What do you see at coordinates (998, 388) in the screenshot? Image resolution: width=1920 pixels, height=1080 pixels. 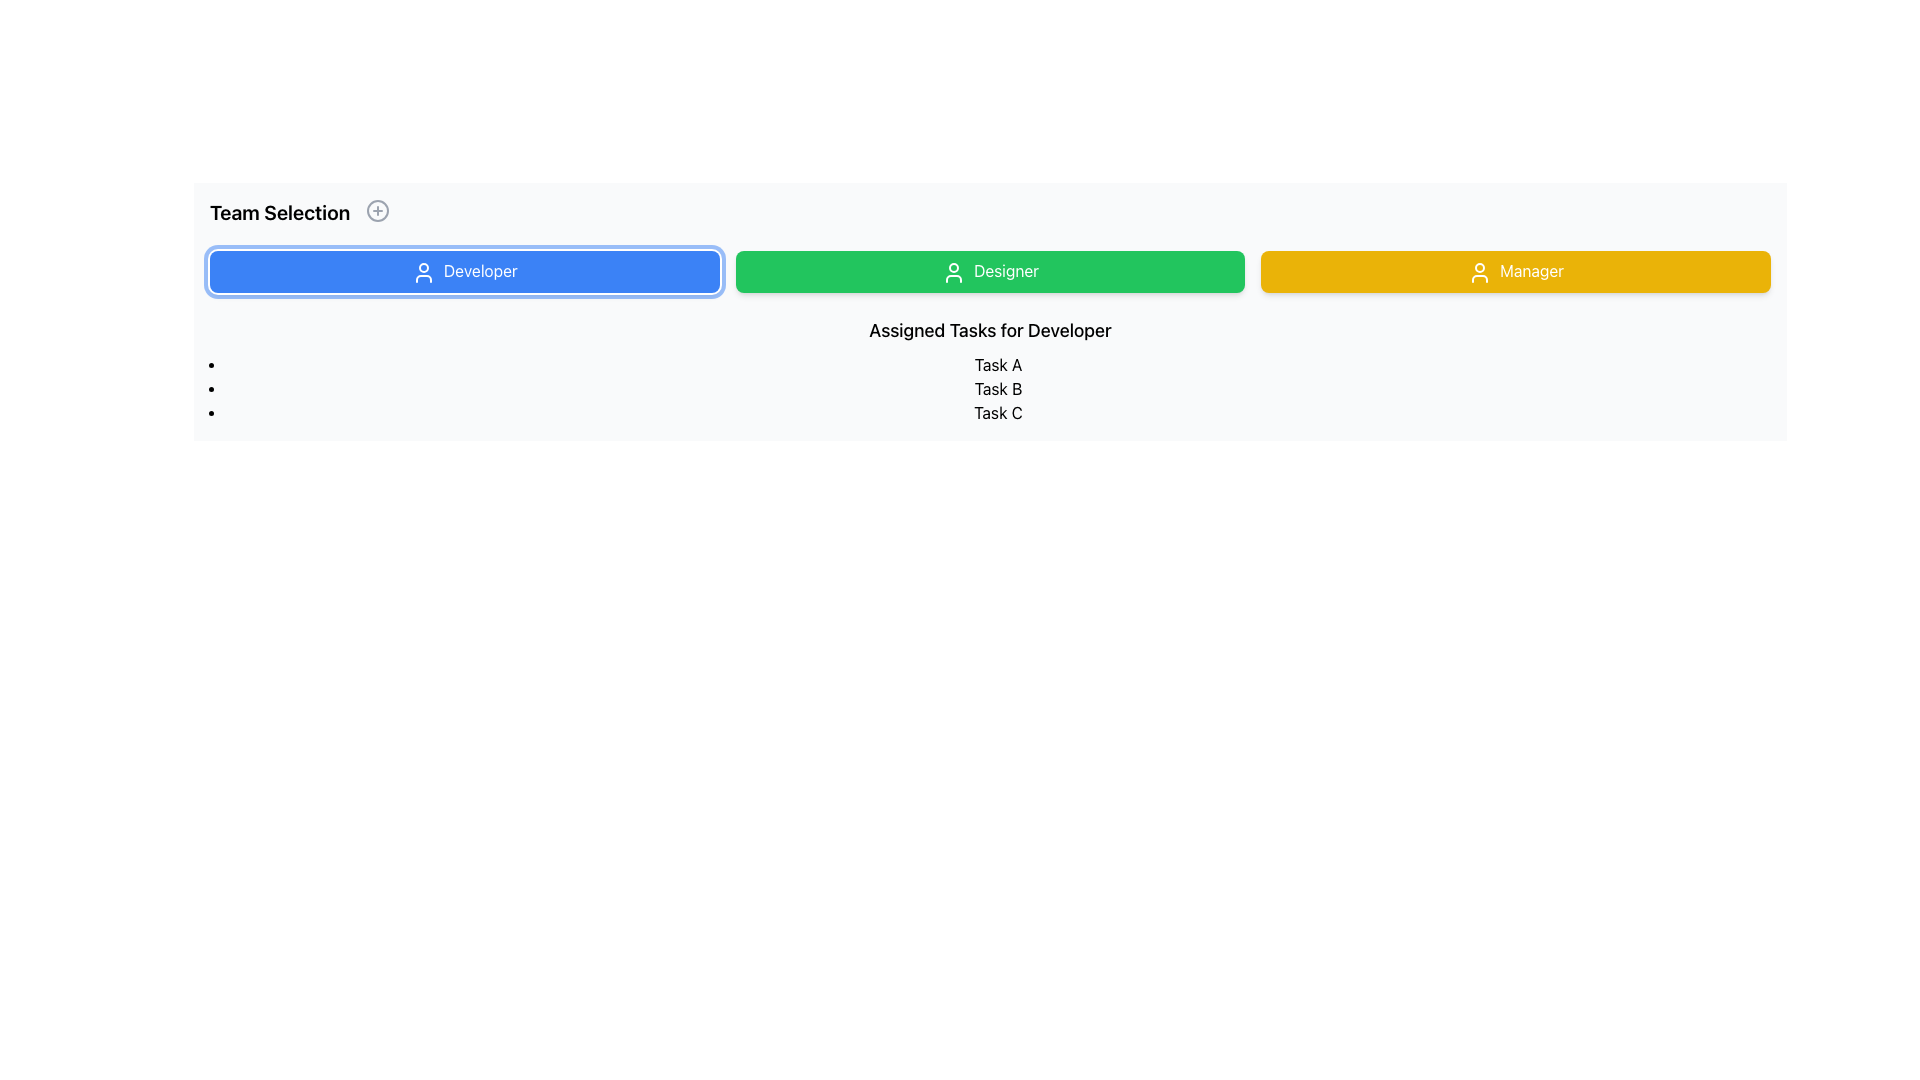 I see `the vertical unordered list containing 'Task A,' 'Task B,' and 'Task C,' which is centrally located below the header 'Assigned Tasks for Developer.'` at bounding box center [998, 388].